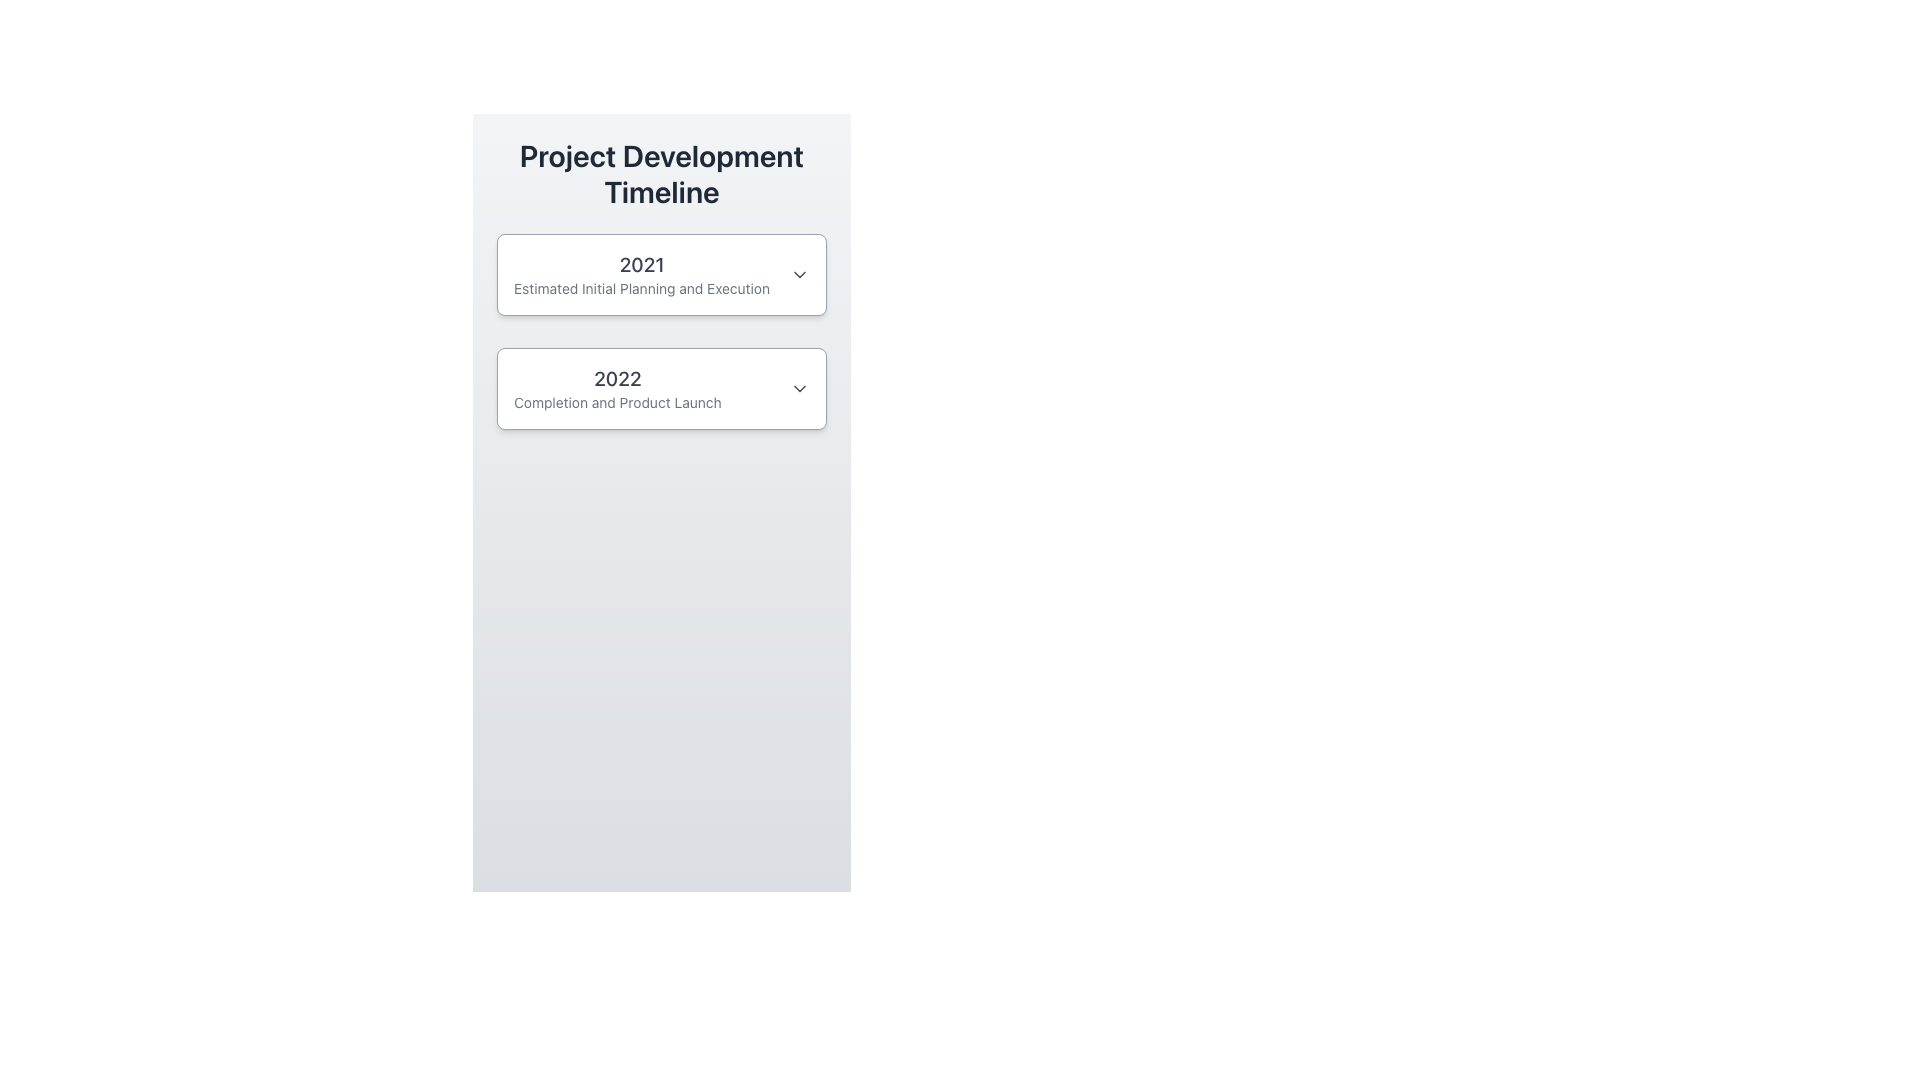 The image size is (1920, 1080). Describe the element at coordinates (800, 389) in the screenshot. I see `the Dropdown Trigger Icon located at the rightmost side of the '2022 Completion and Product Launch' section` at that location.